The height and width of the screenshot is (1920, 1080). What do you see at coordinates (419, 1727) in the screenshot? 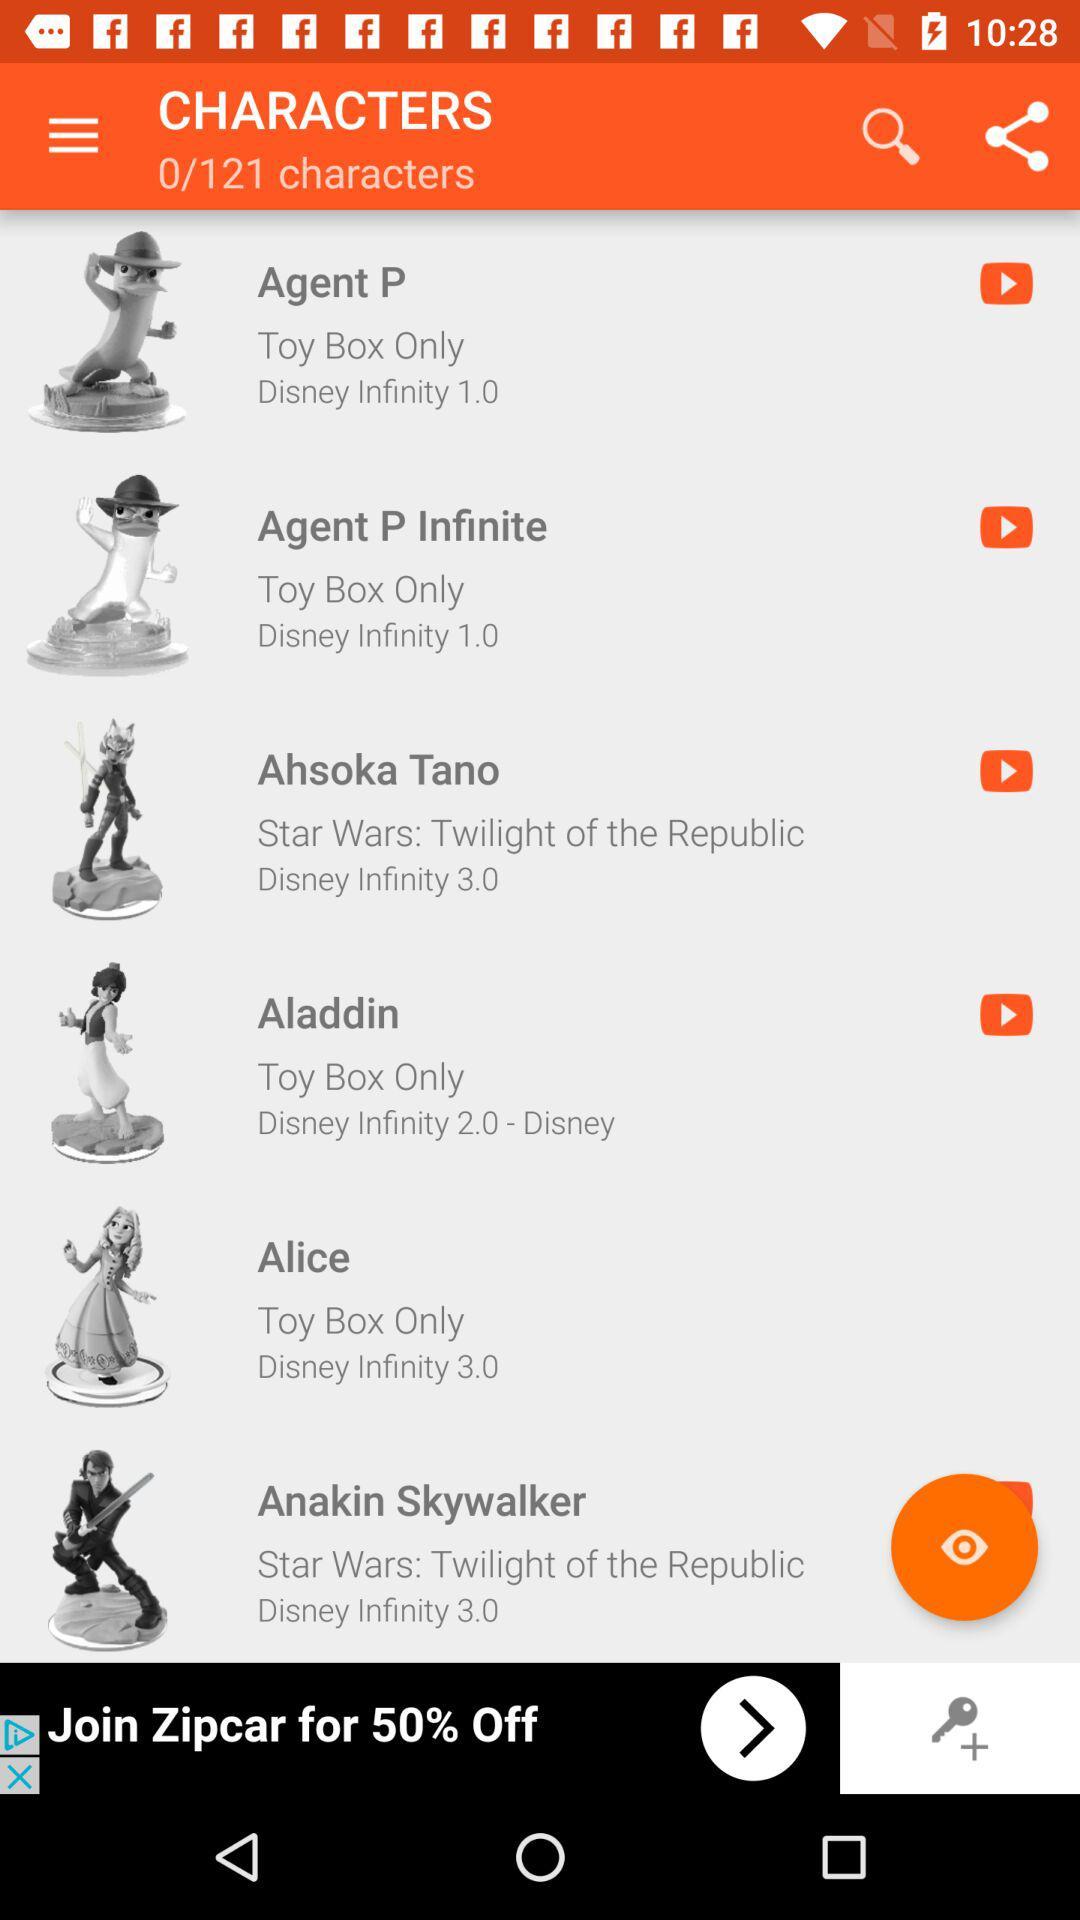
I see `previous` at bounding box center [419, 1727].